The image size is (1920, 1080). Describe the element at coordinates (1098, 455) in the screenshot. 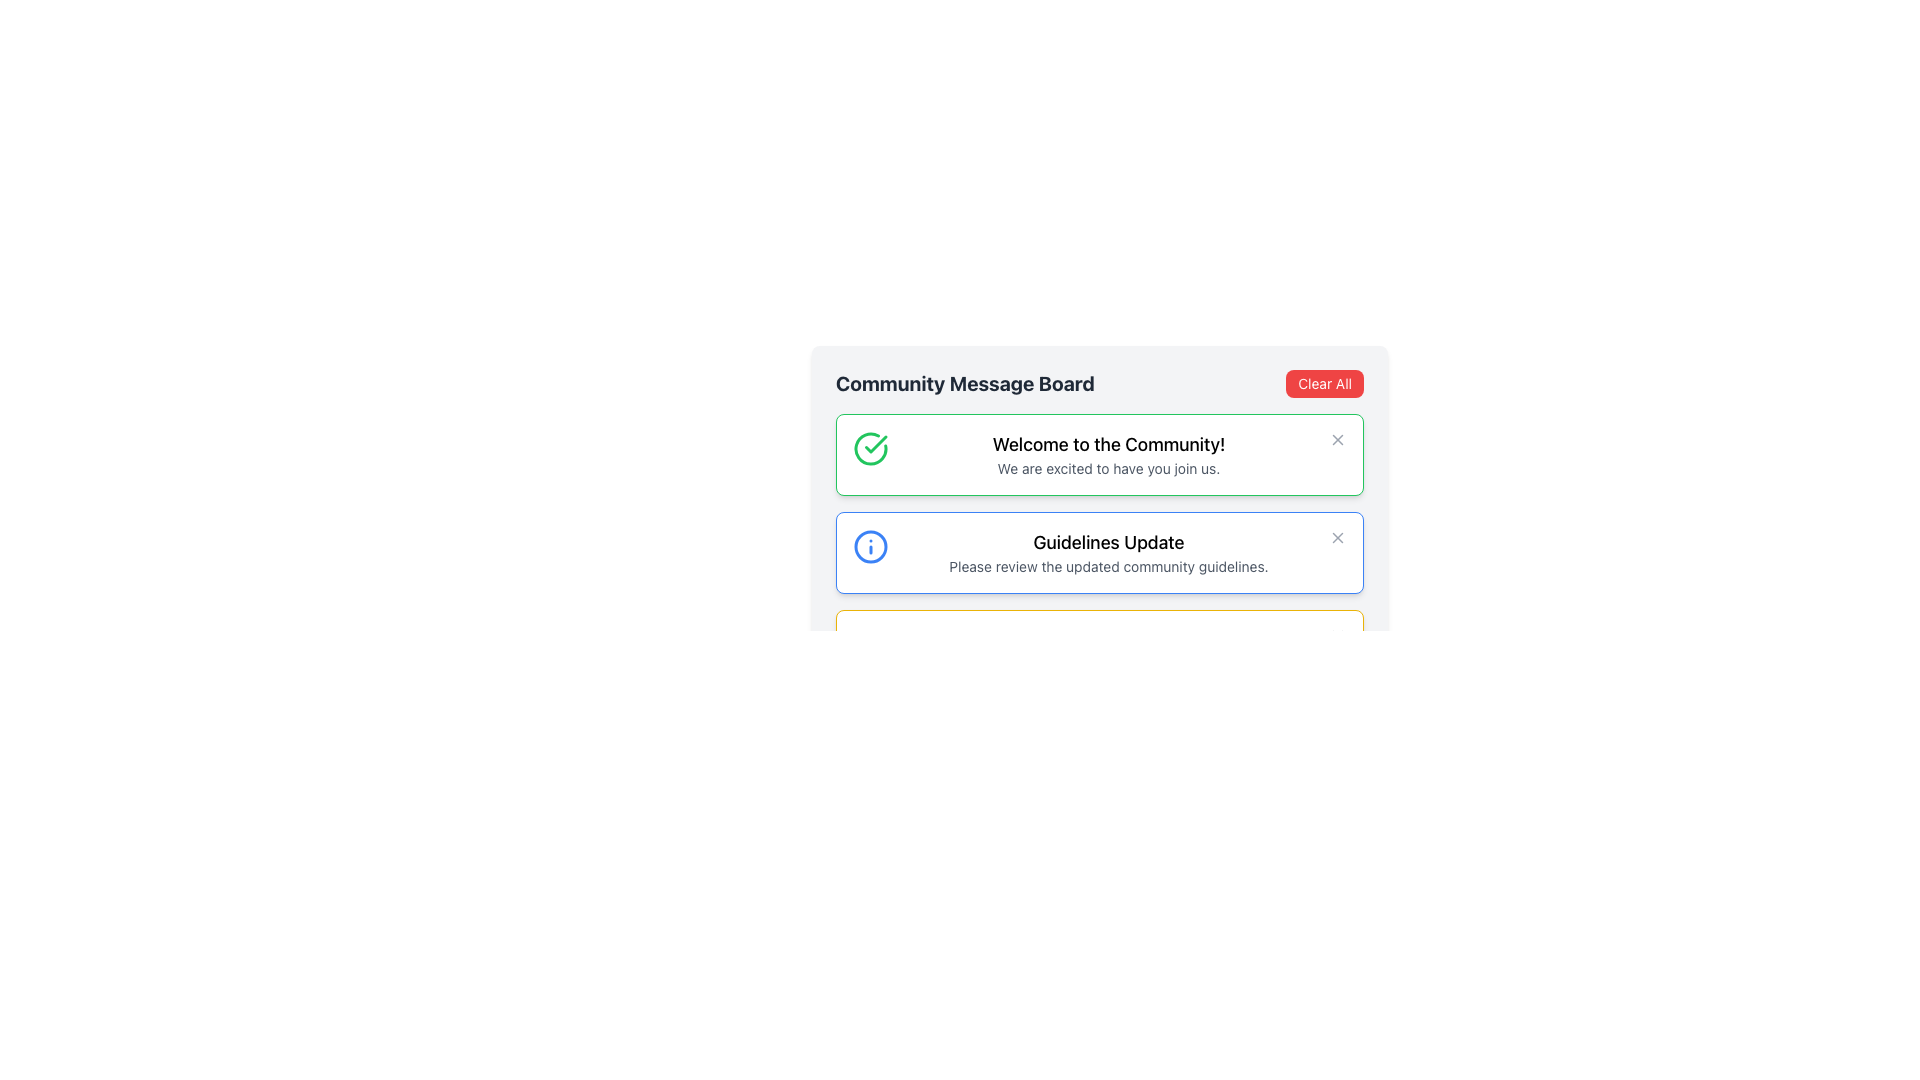

I see `the Informational Card located at the top of the 'Community Message Board' section, which serves as a welcome message to users` at that location.